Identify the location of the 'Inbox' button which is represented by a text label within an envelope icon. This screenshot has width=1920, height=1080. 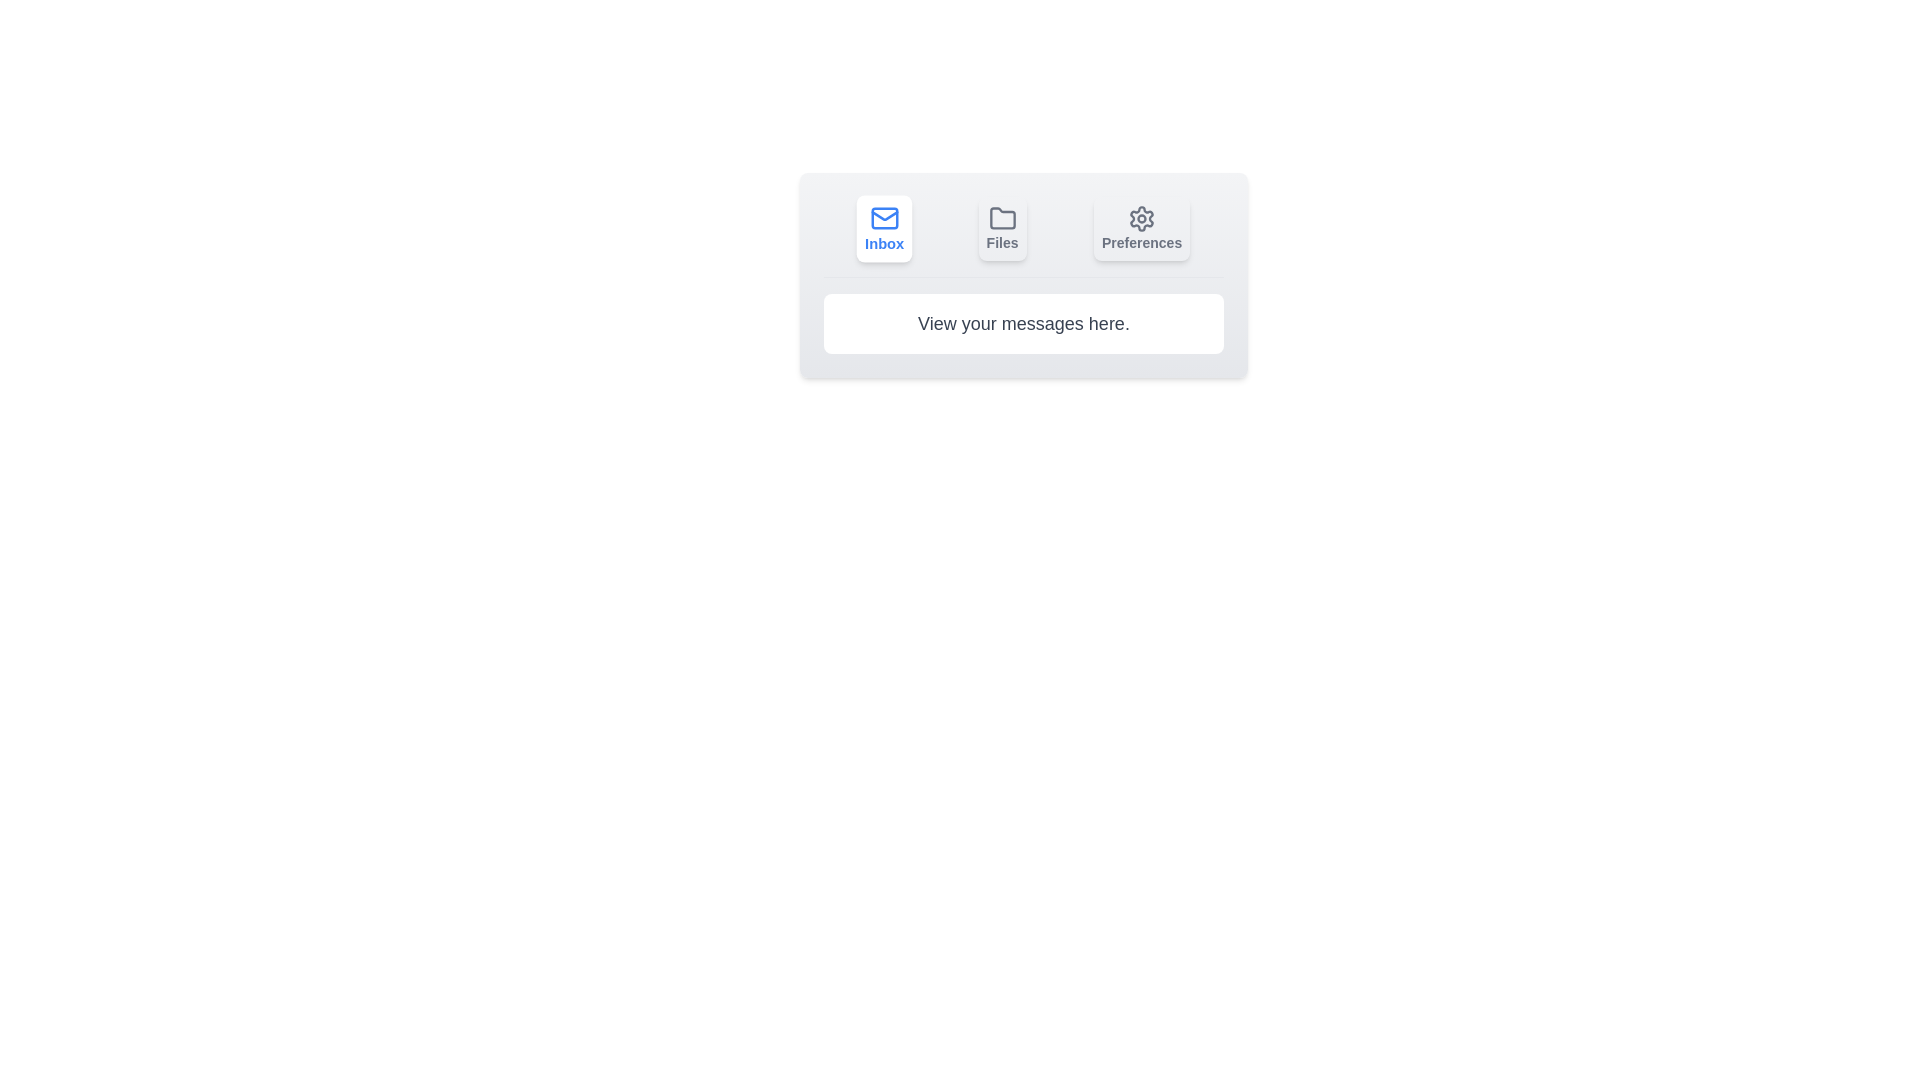
(883, 242).